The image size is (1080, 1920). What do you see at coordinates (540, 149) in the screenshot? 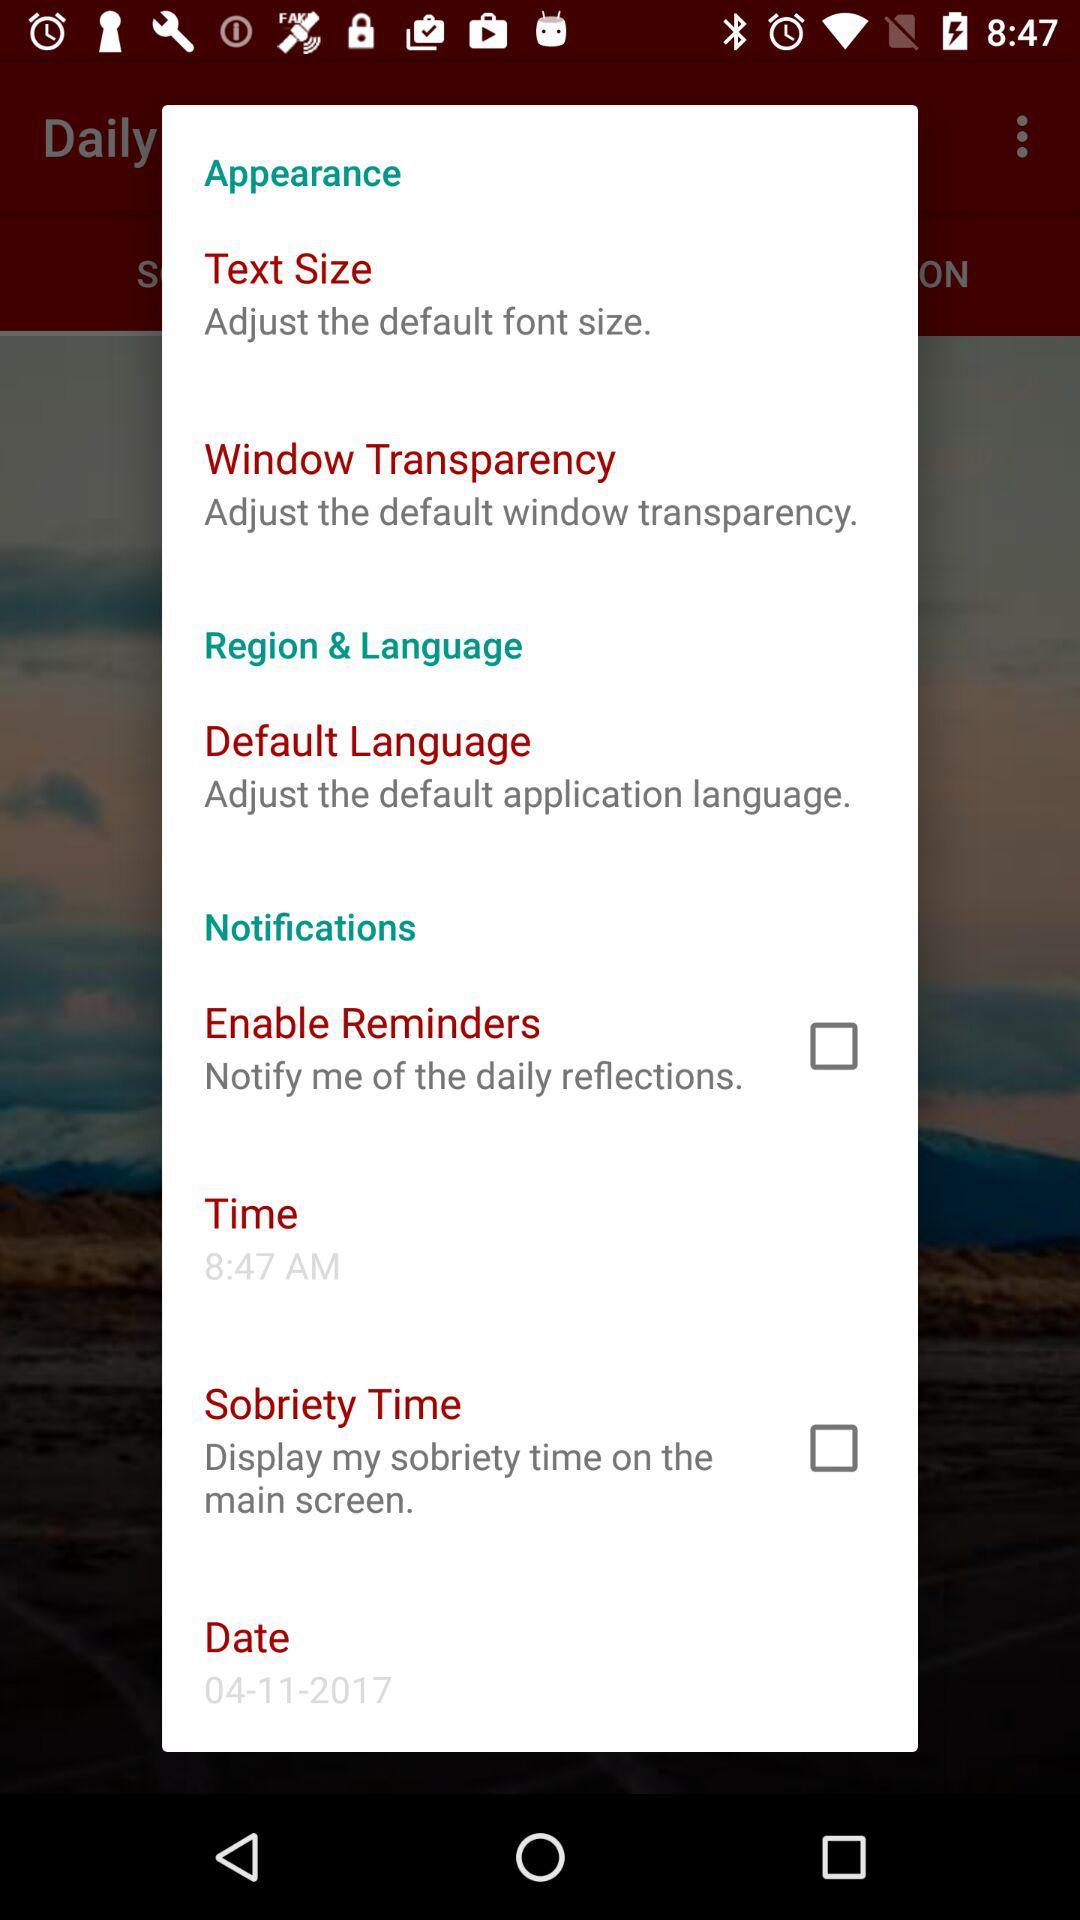
I see `appearance` at bounding box center [540, 149].